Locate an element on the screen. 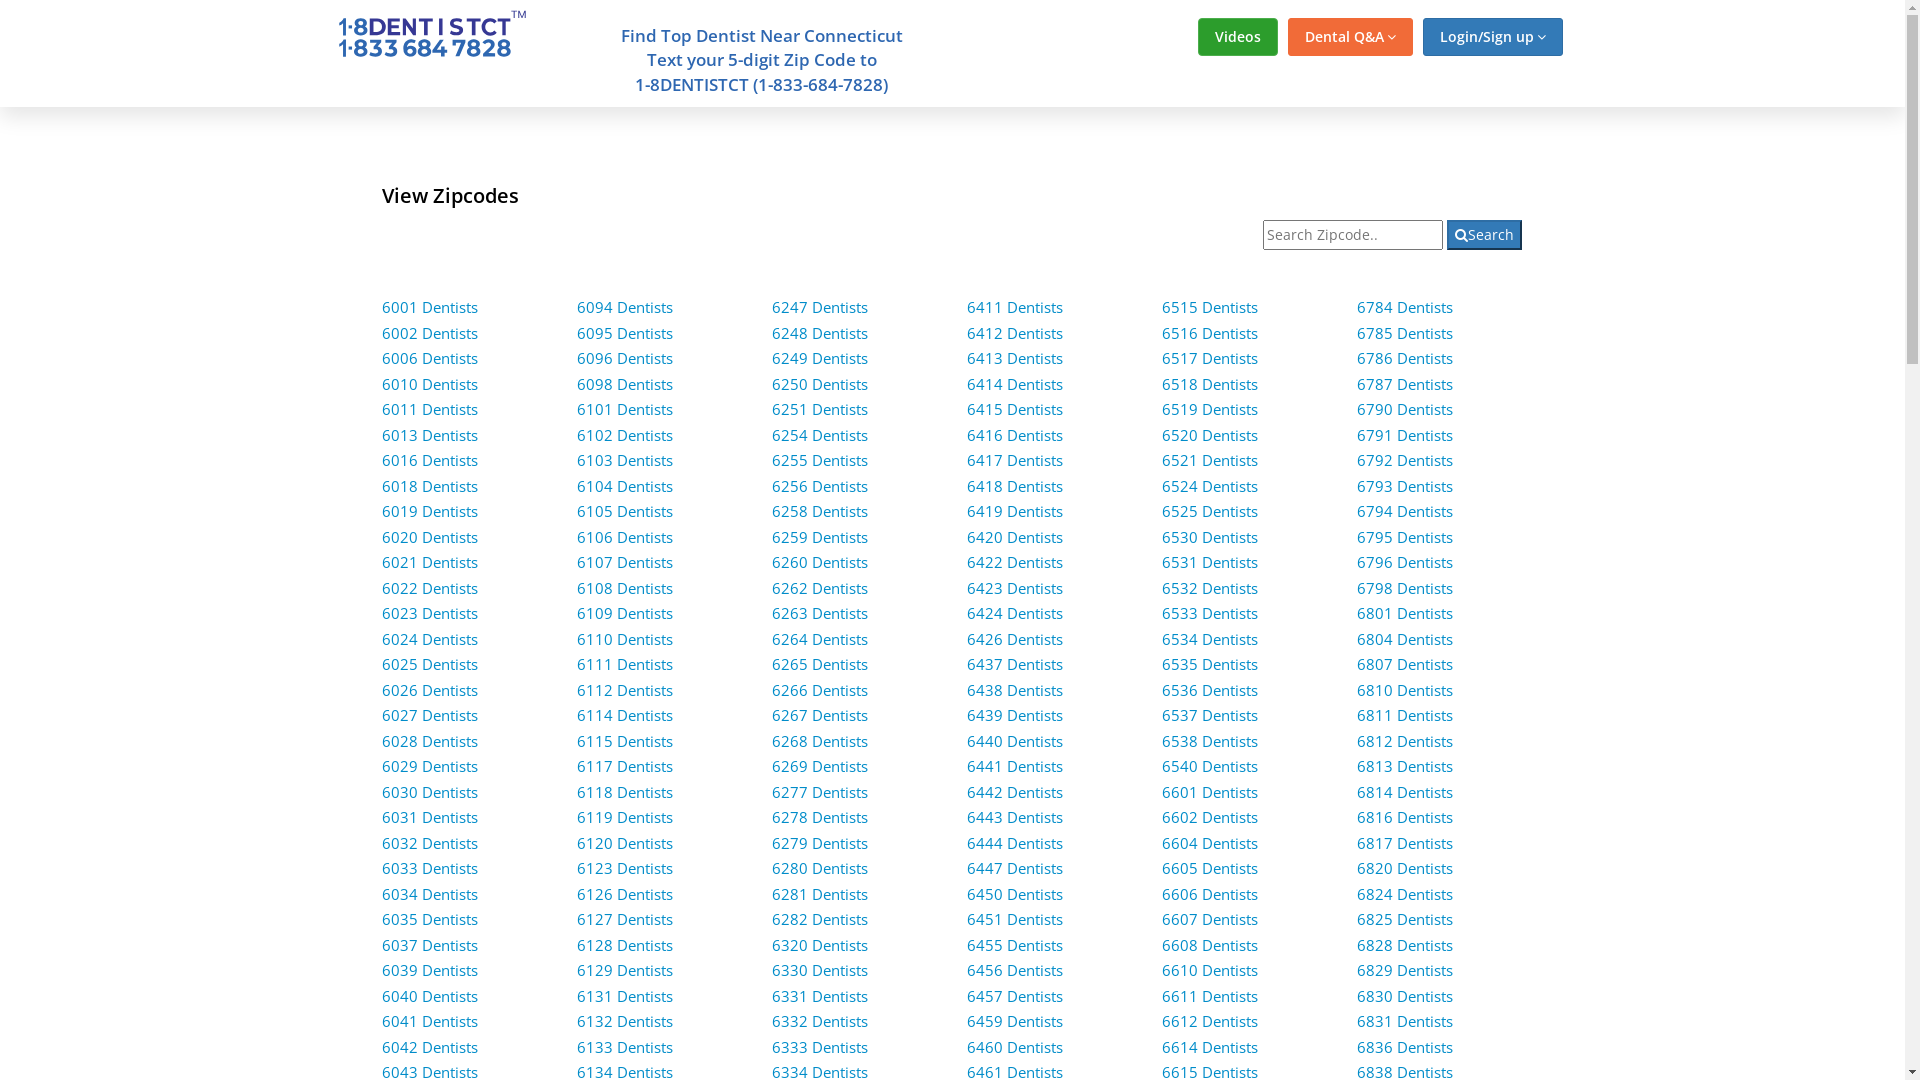 This screenshot has width=1920, height=1080. '6417 Dentists' is located at coordinates (1014, 459).